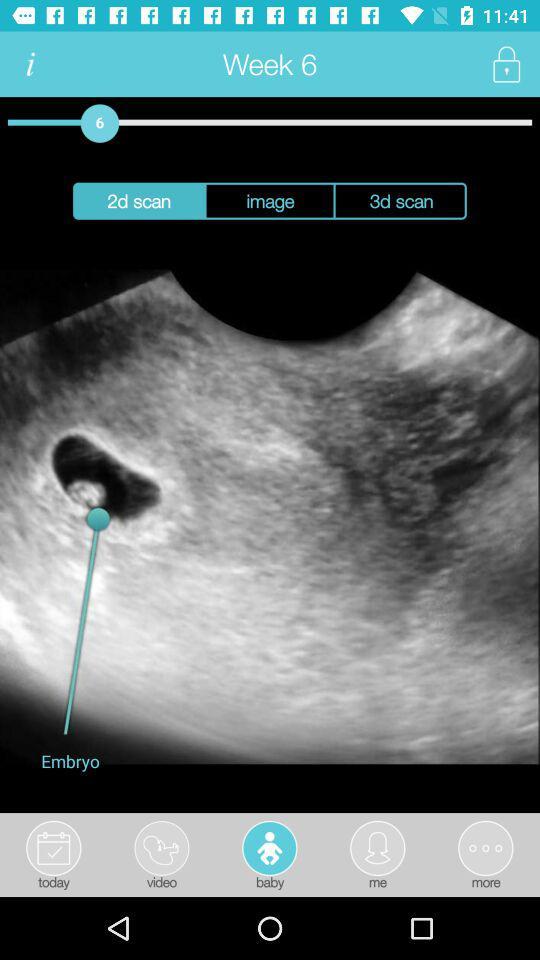  What do you see at coordinates (29, 64) in the screenshot?
I see `more information` at bounding box center [29, 64].